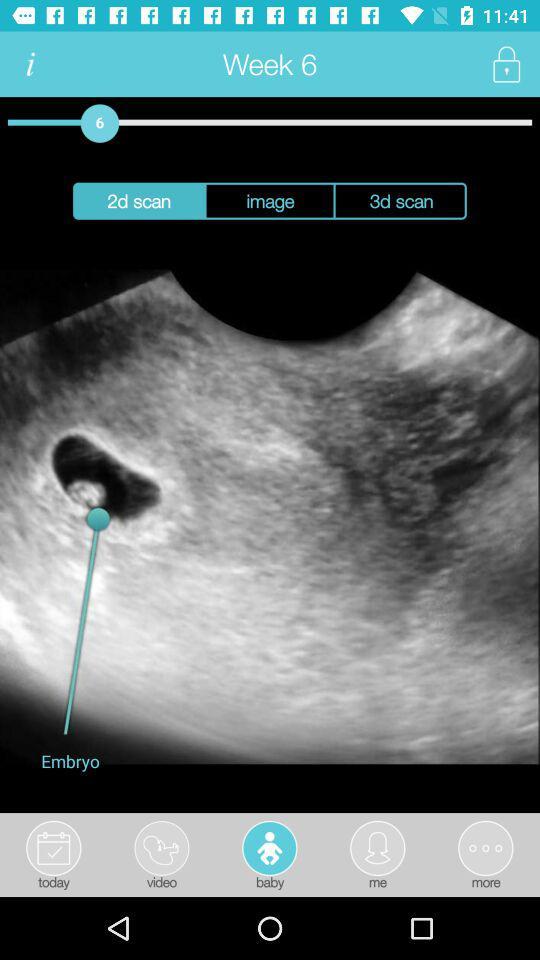  What do you see at coordinates (29, 64) in the screenshot?
I see `more information` at bounding box center [29, 64].